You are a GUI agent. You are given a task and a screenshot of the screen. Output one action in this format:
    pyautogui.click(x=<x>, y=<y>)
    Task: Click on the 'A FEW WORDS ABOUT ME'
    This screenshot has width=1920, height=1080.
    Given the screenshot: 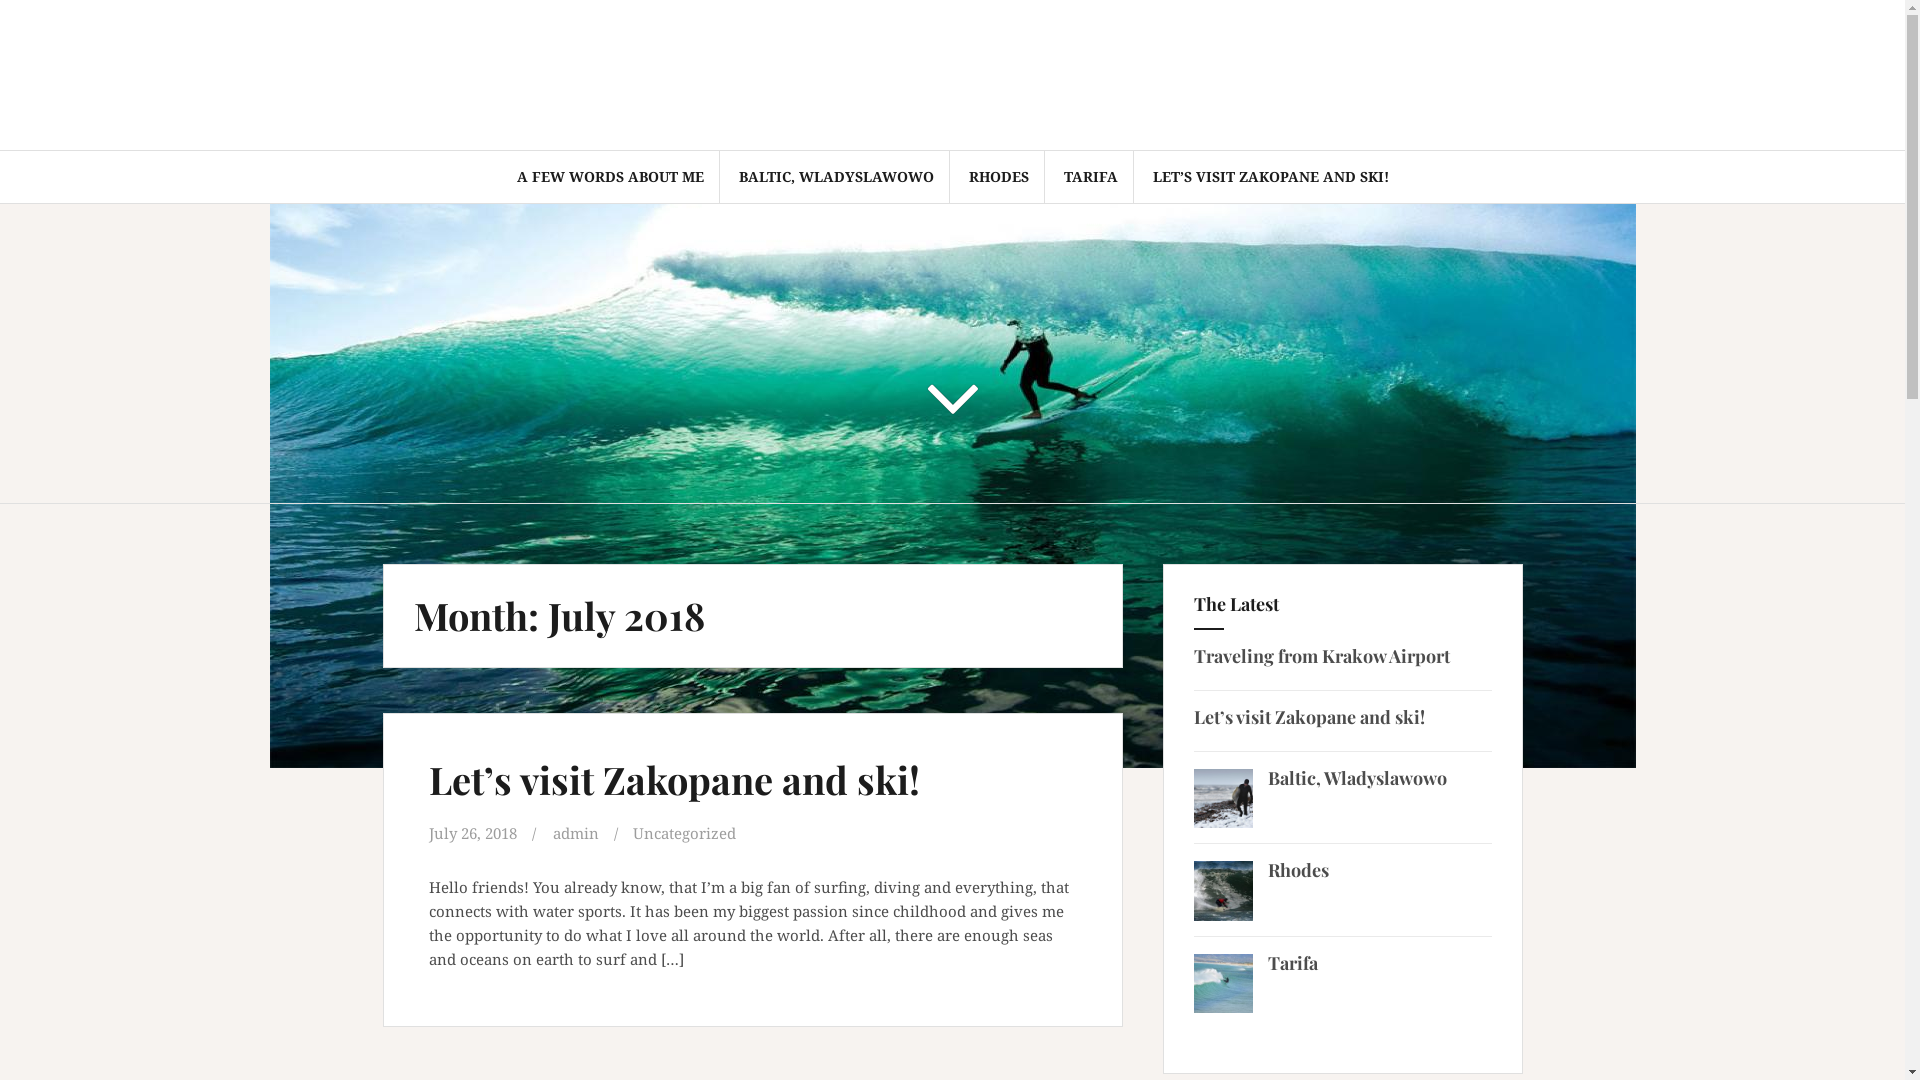 What is the action you would take?
    pyautogui.click(x=515, y=176)
    